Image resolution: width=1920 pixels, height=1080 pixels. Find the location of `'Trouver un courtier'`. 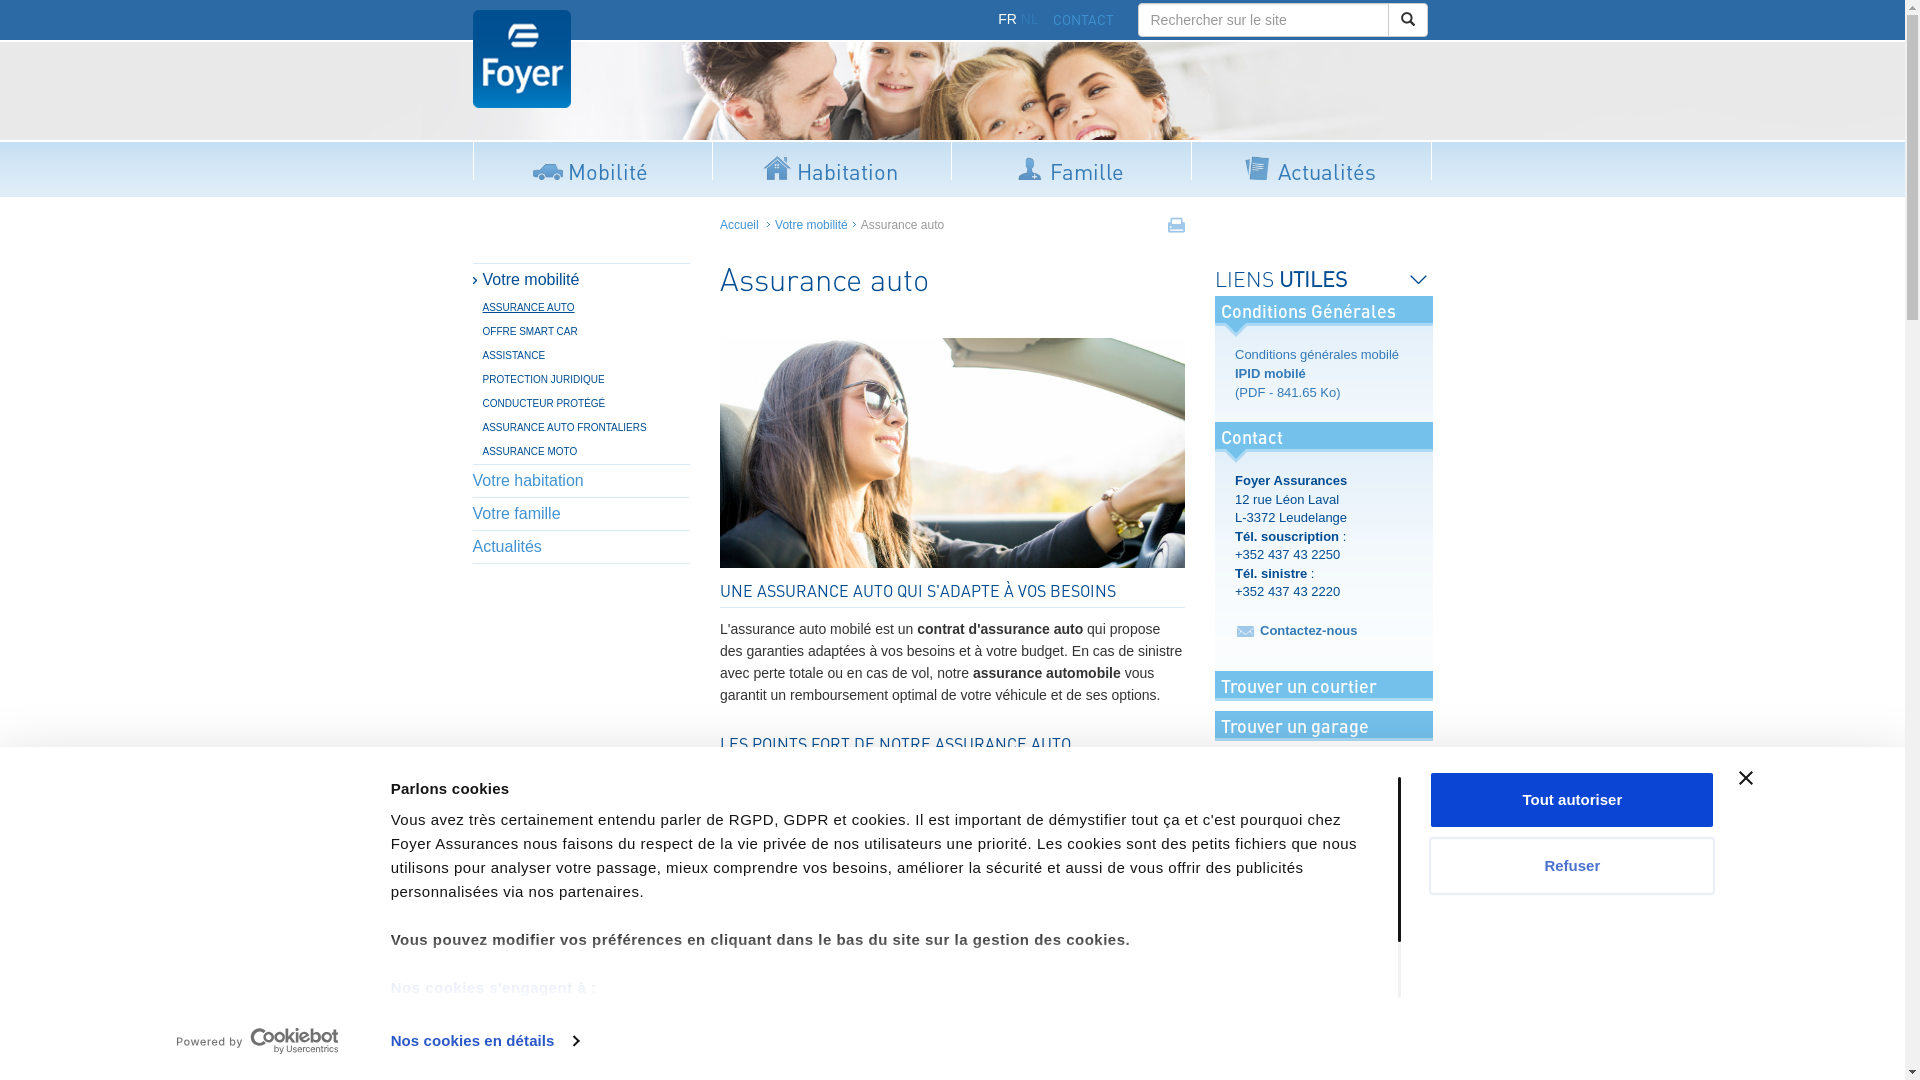

'Trouver un courtier' is located at coordinates (1299, 685).